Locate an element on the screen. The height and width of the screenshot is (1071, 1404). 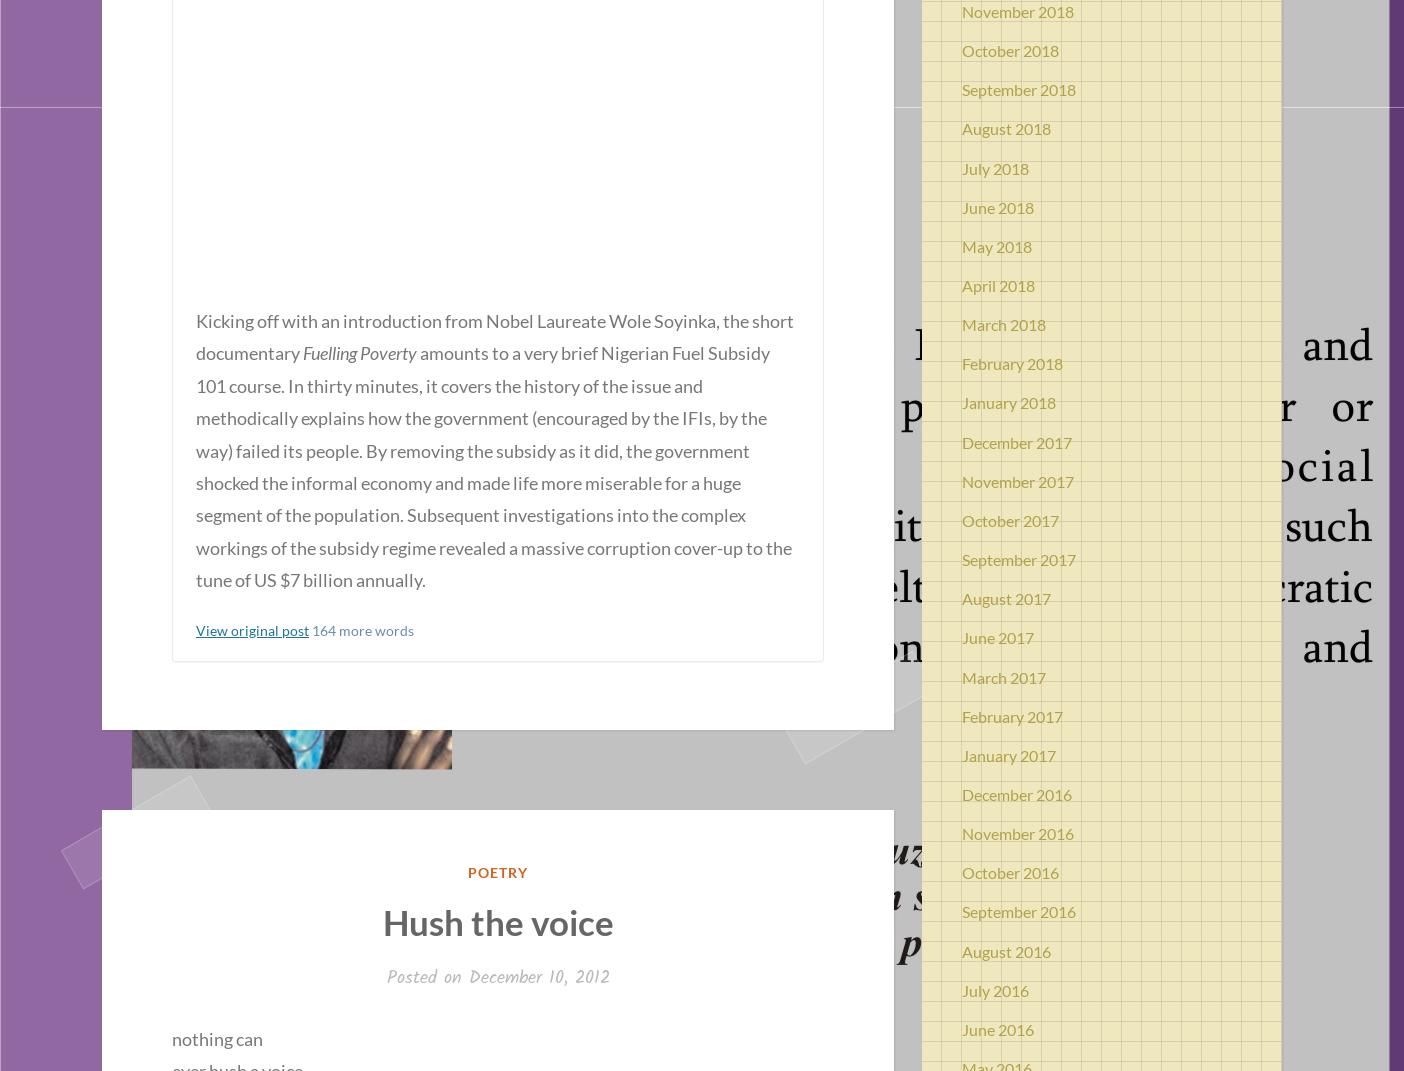
'March 2018' is located at coordinates (1004, 323).